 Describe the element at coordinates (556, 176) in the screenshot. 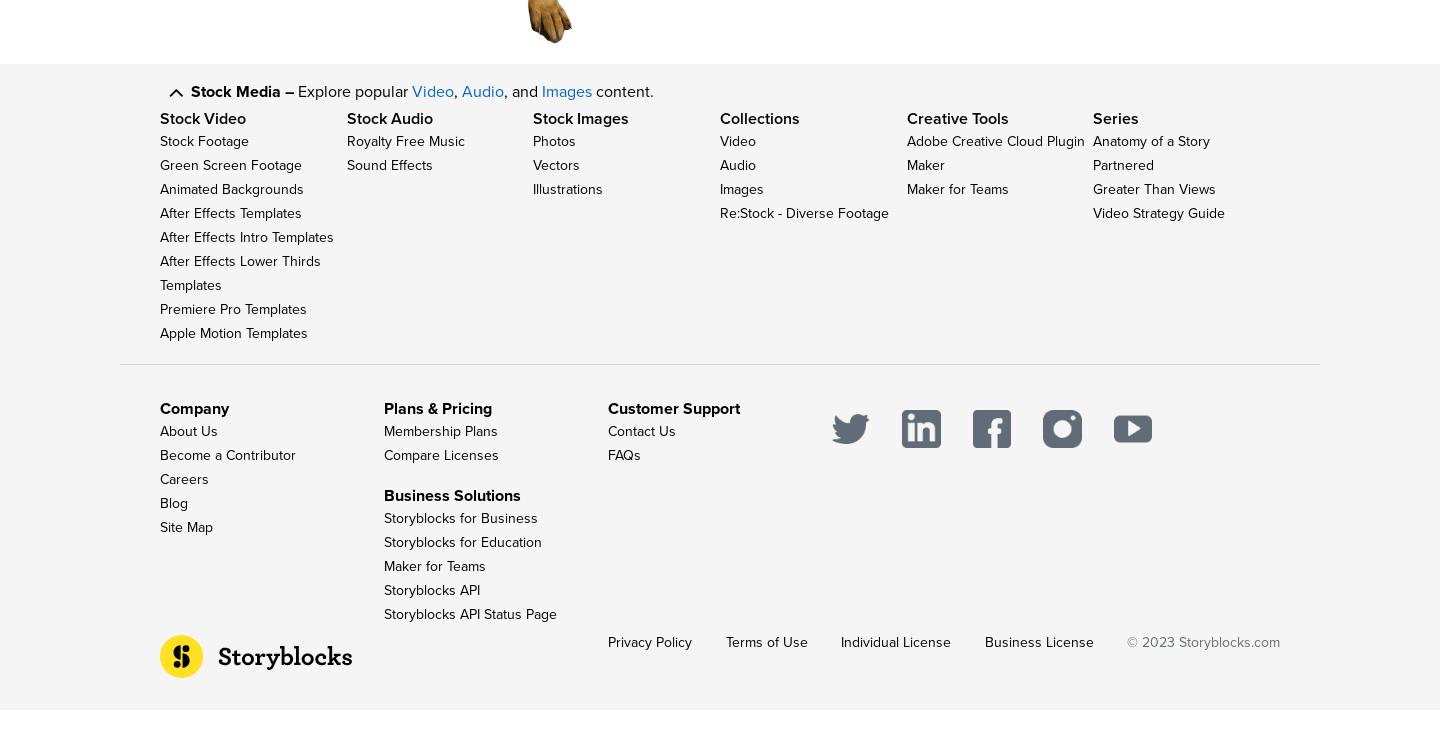

I see `'Vectors'` at that location.